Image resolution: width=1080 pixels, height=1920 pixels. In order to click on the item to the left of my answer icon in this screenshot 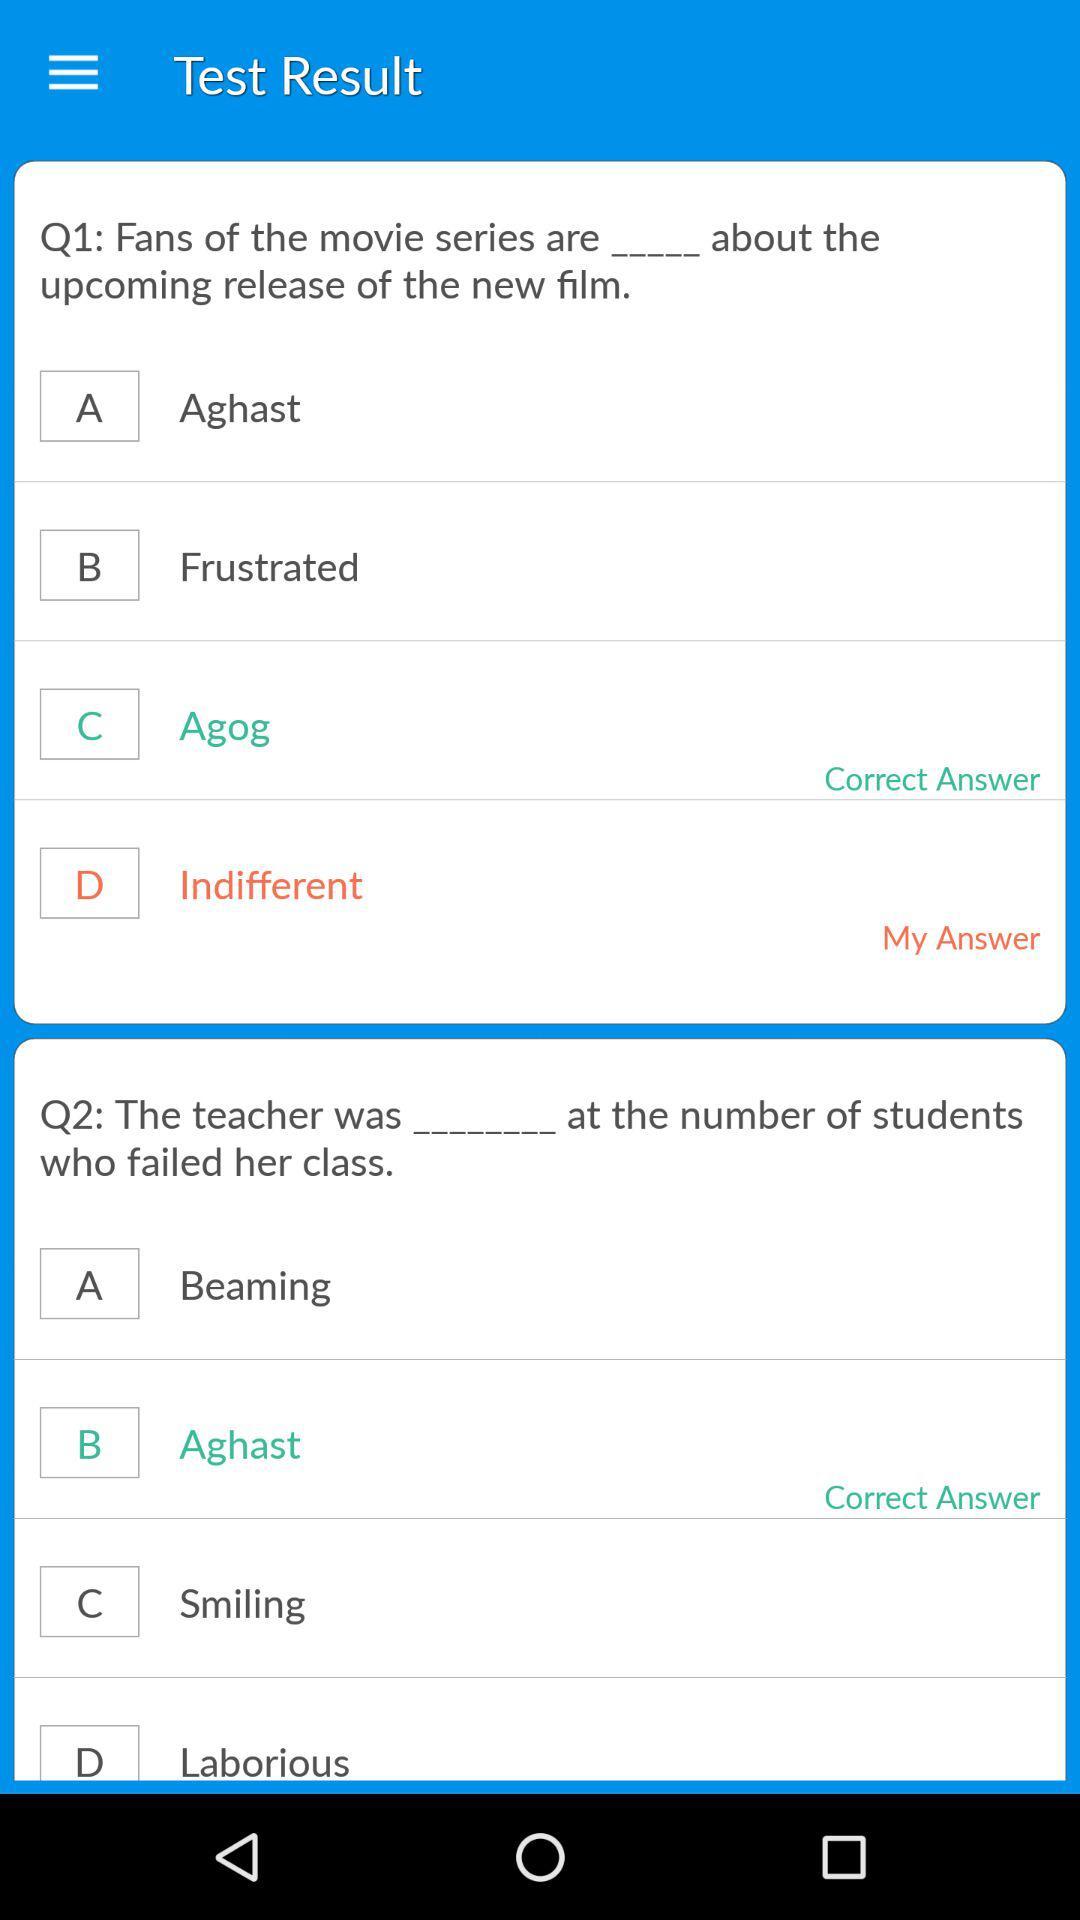, I will do `click(413, 882)`.